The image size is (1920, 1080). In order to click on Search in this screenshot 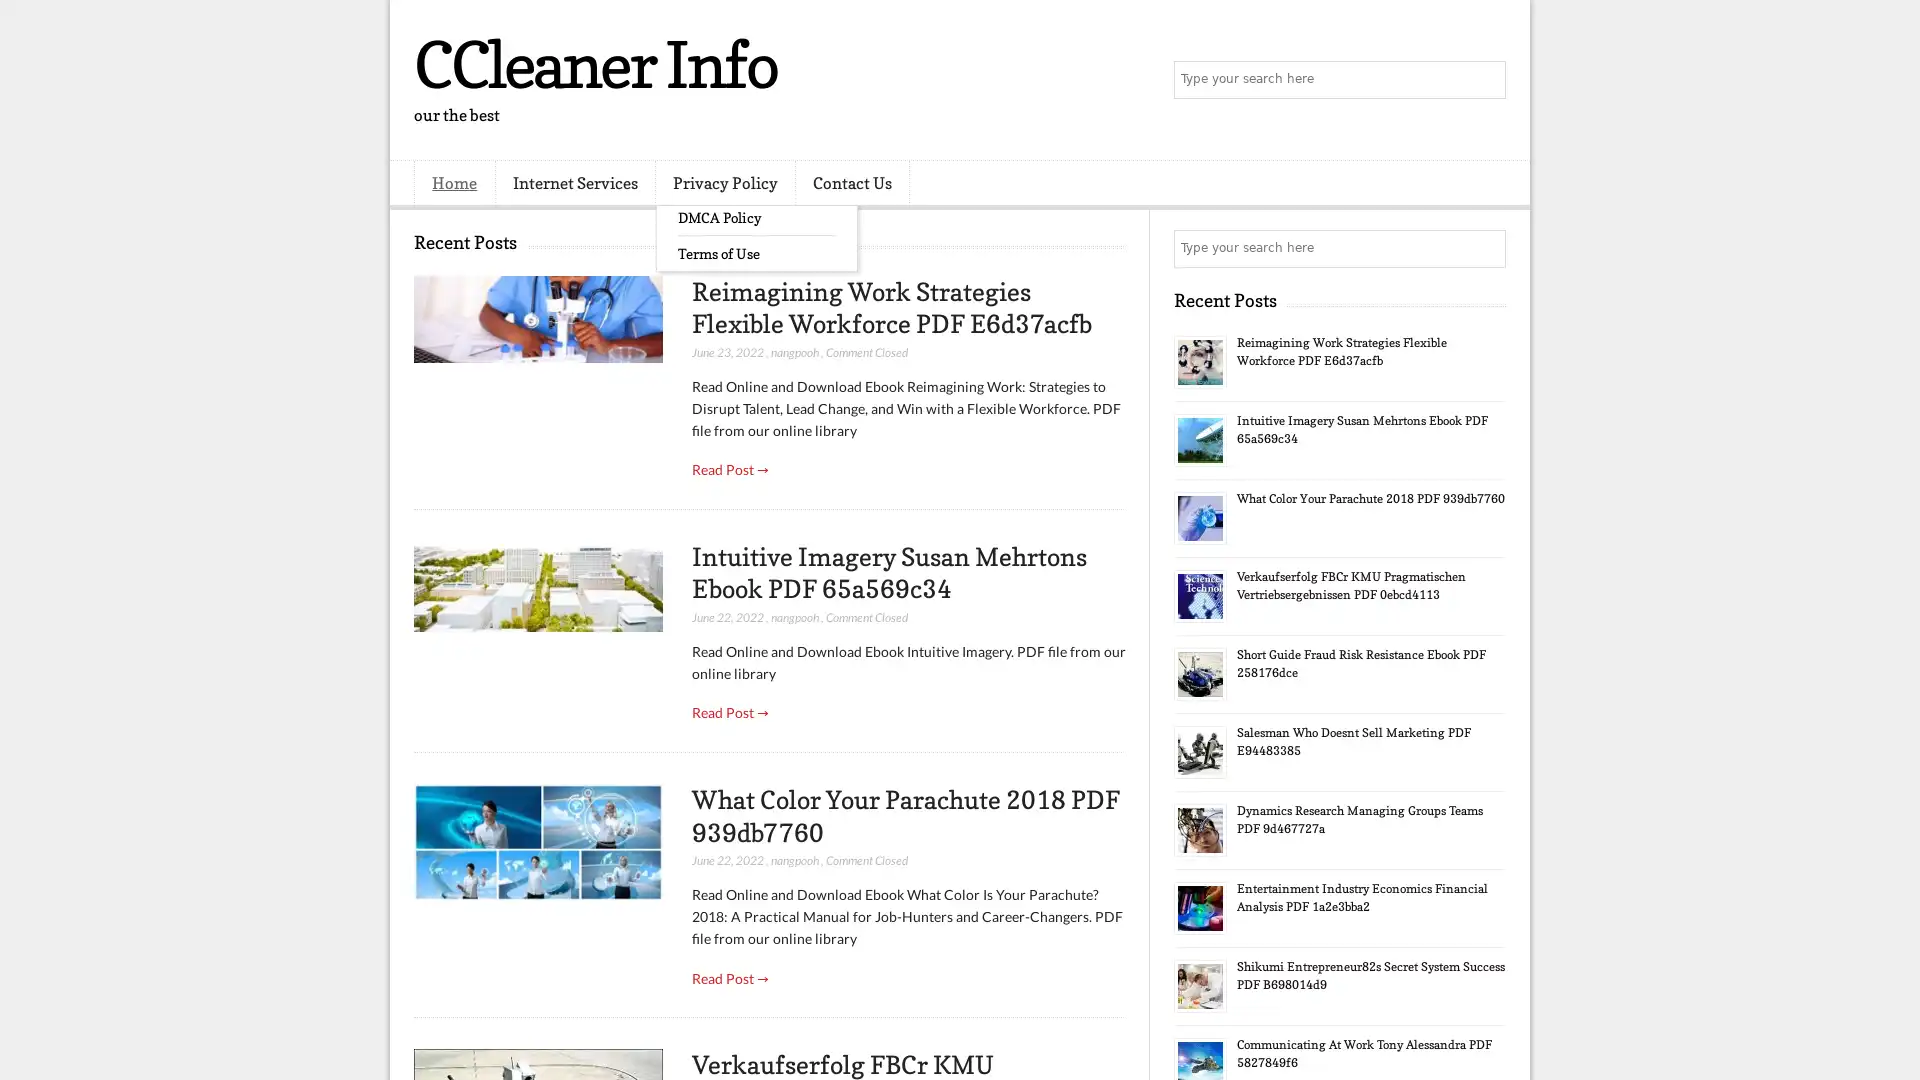, I will do `click(1485, 248)`.